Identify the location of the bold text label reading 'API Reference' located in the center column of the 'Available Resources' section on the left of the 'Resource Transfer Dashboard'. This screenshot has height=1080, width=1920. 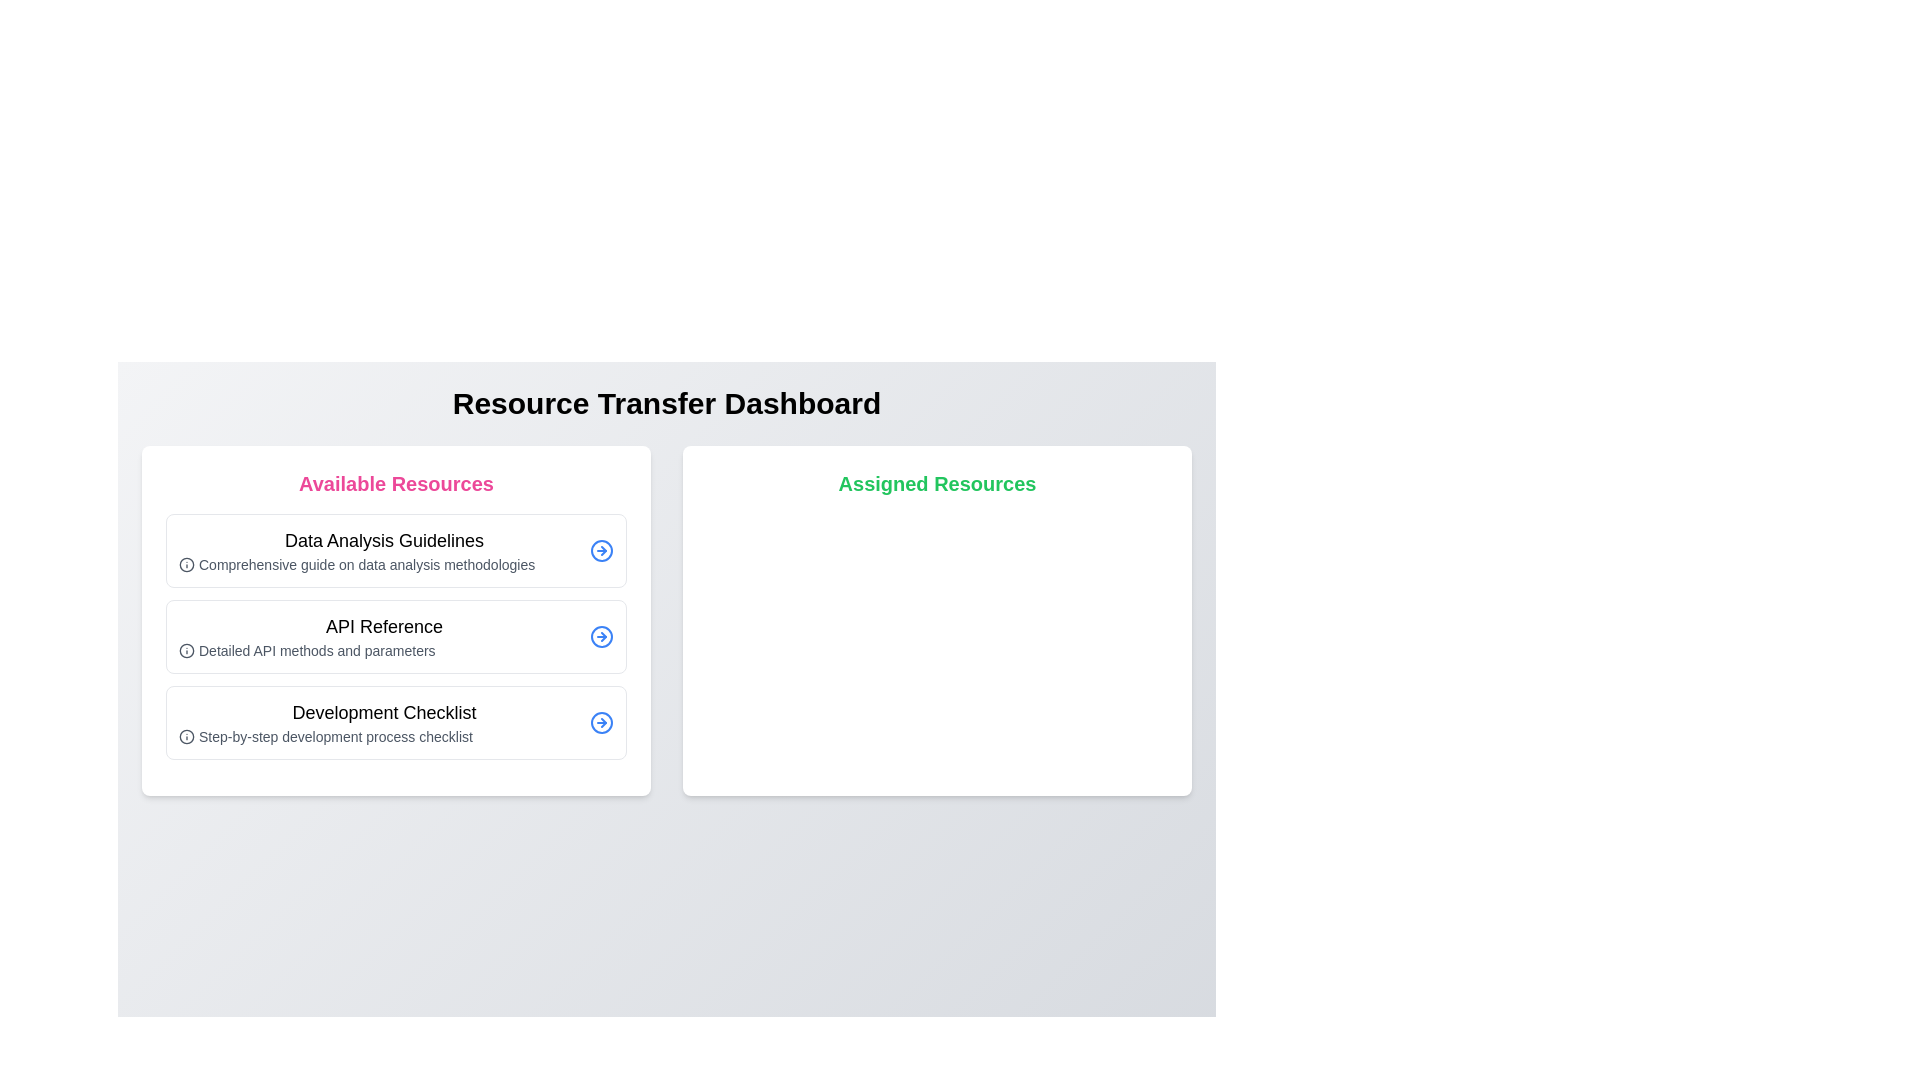
(384, 626).